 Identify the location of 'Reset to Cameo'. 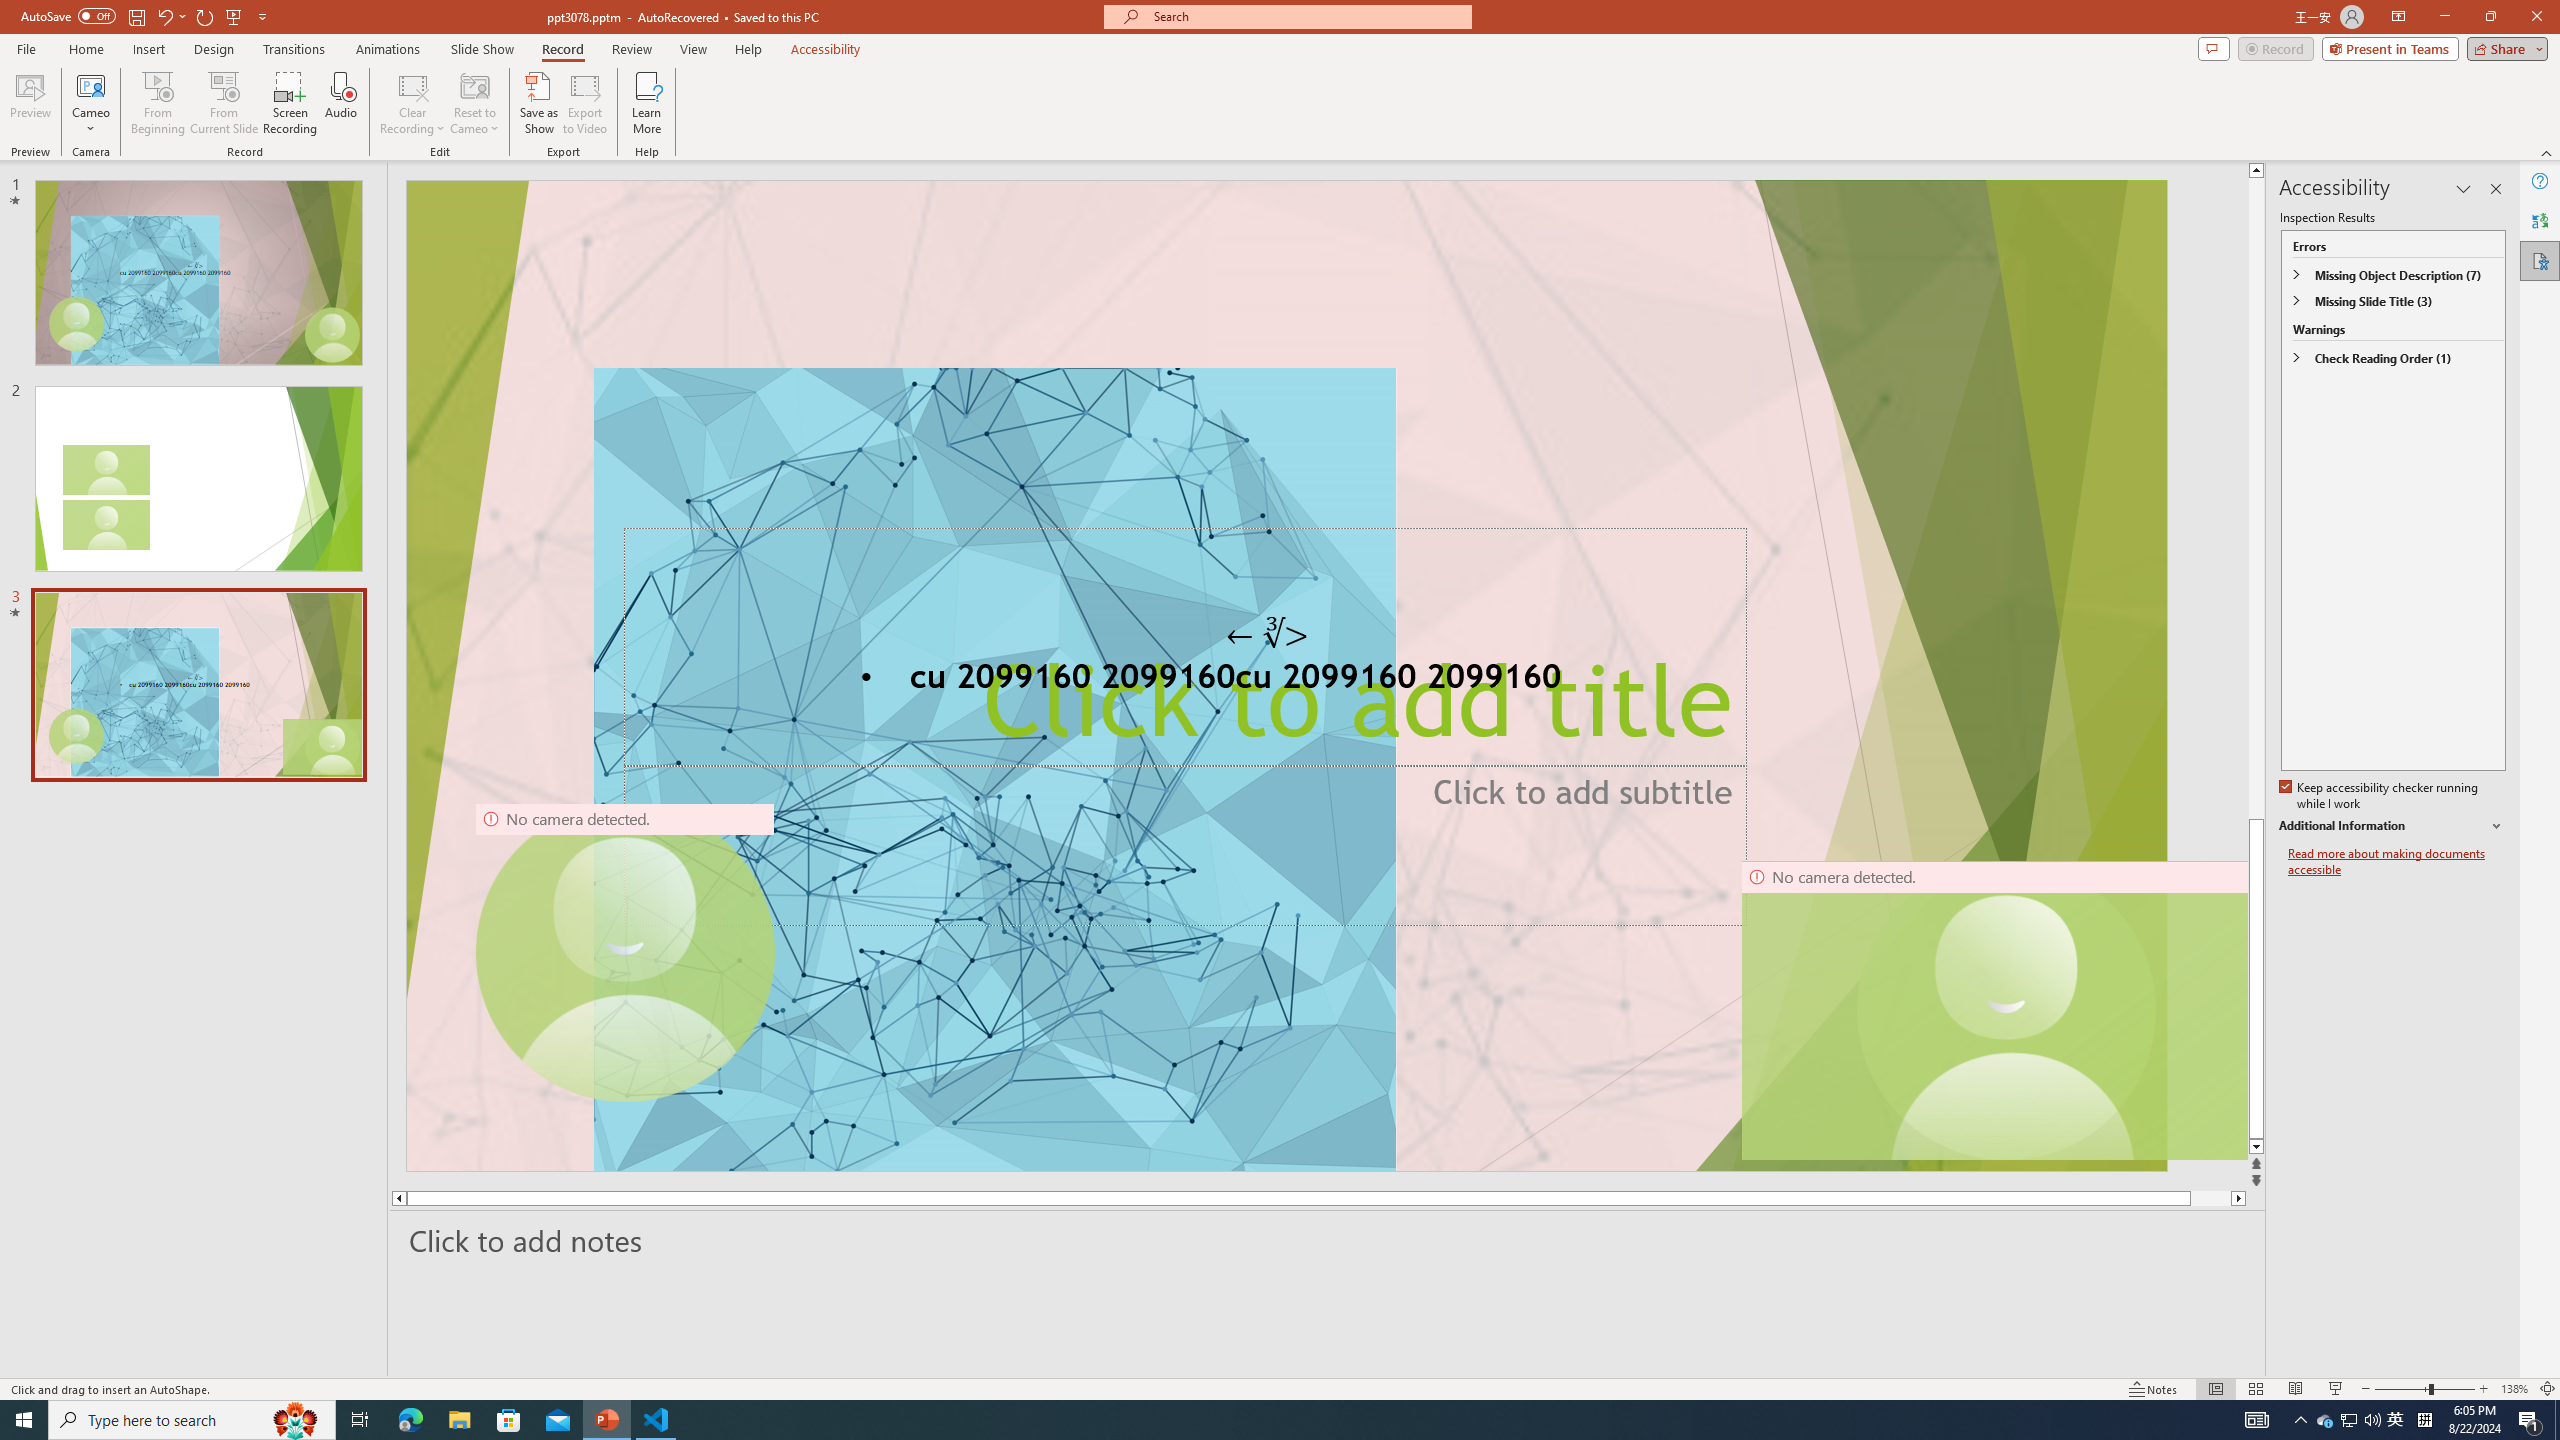
(473, 103).